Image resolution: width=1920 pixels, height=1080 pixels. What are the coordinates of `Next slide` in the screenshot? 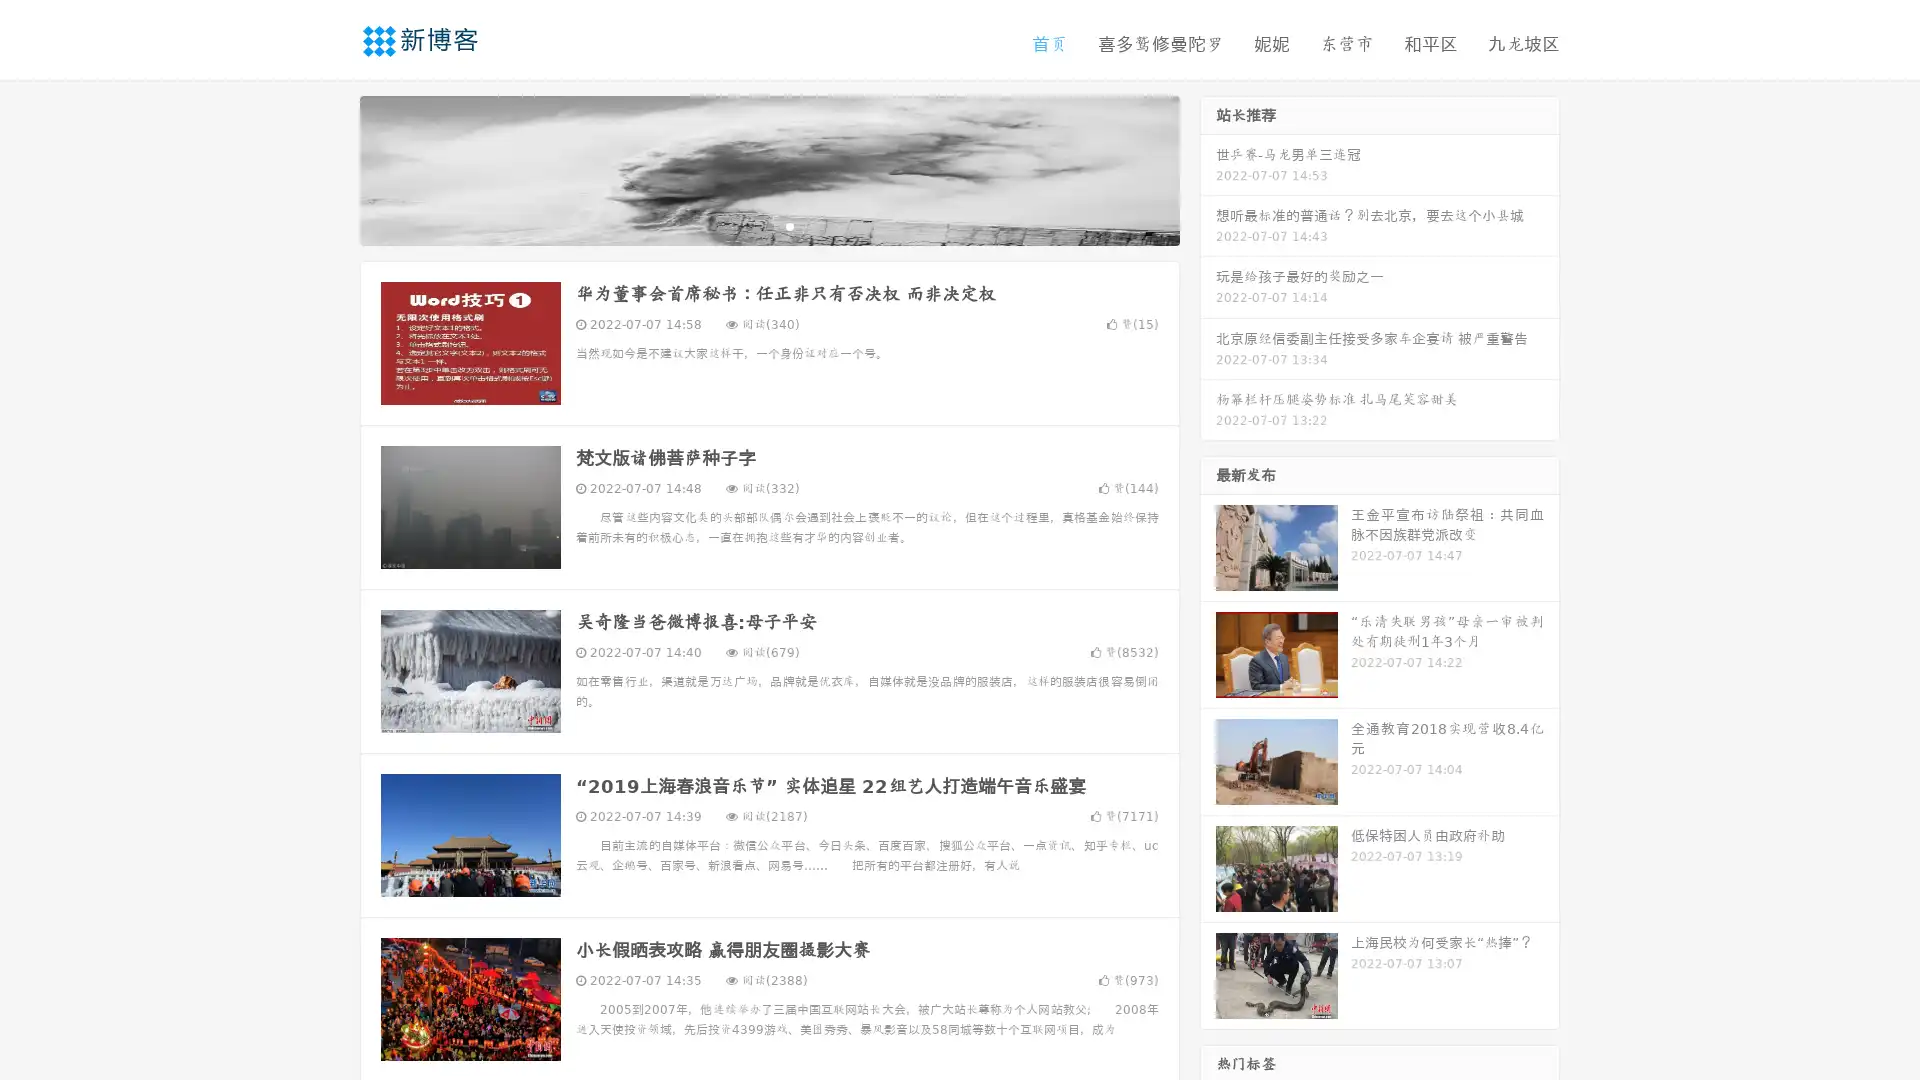 It's located at (1208, 168).